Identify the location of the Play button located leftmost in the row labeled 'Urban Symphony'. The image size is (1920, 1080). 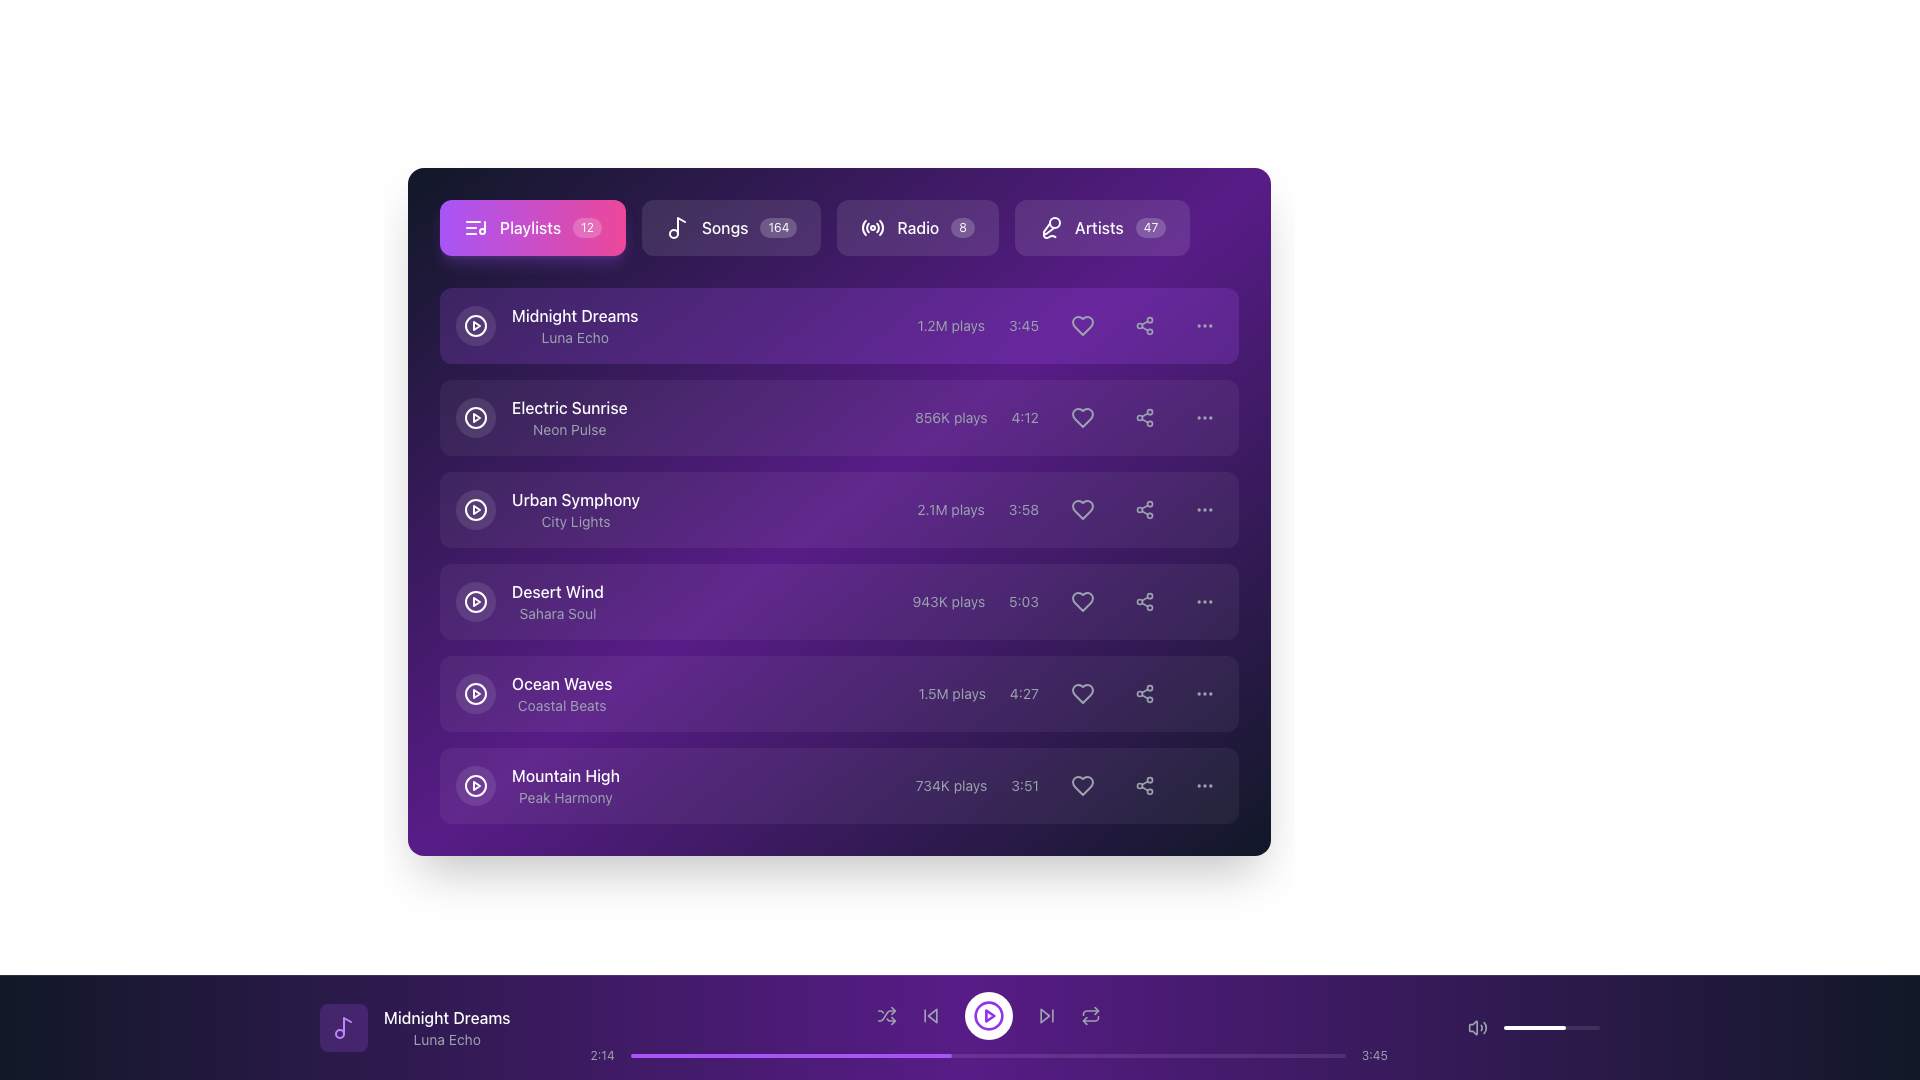
(474, 508).